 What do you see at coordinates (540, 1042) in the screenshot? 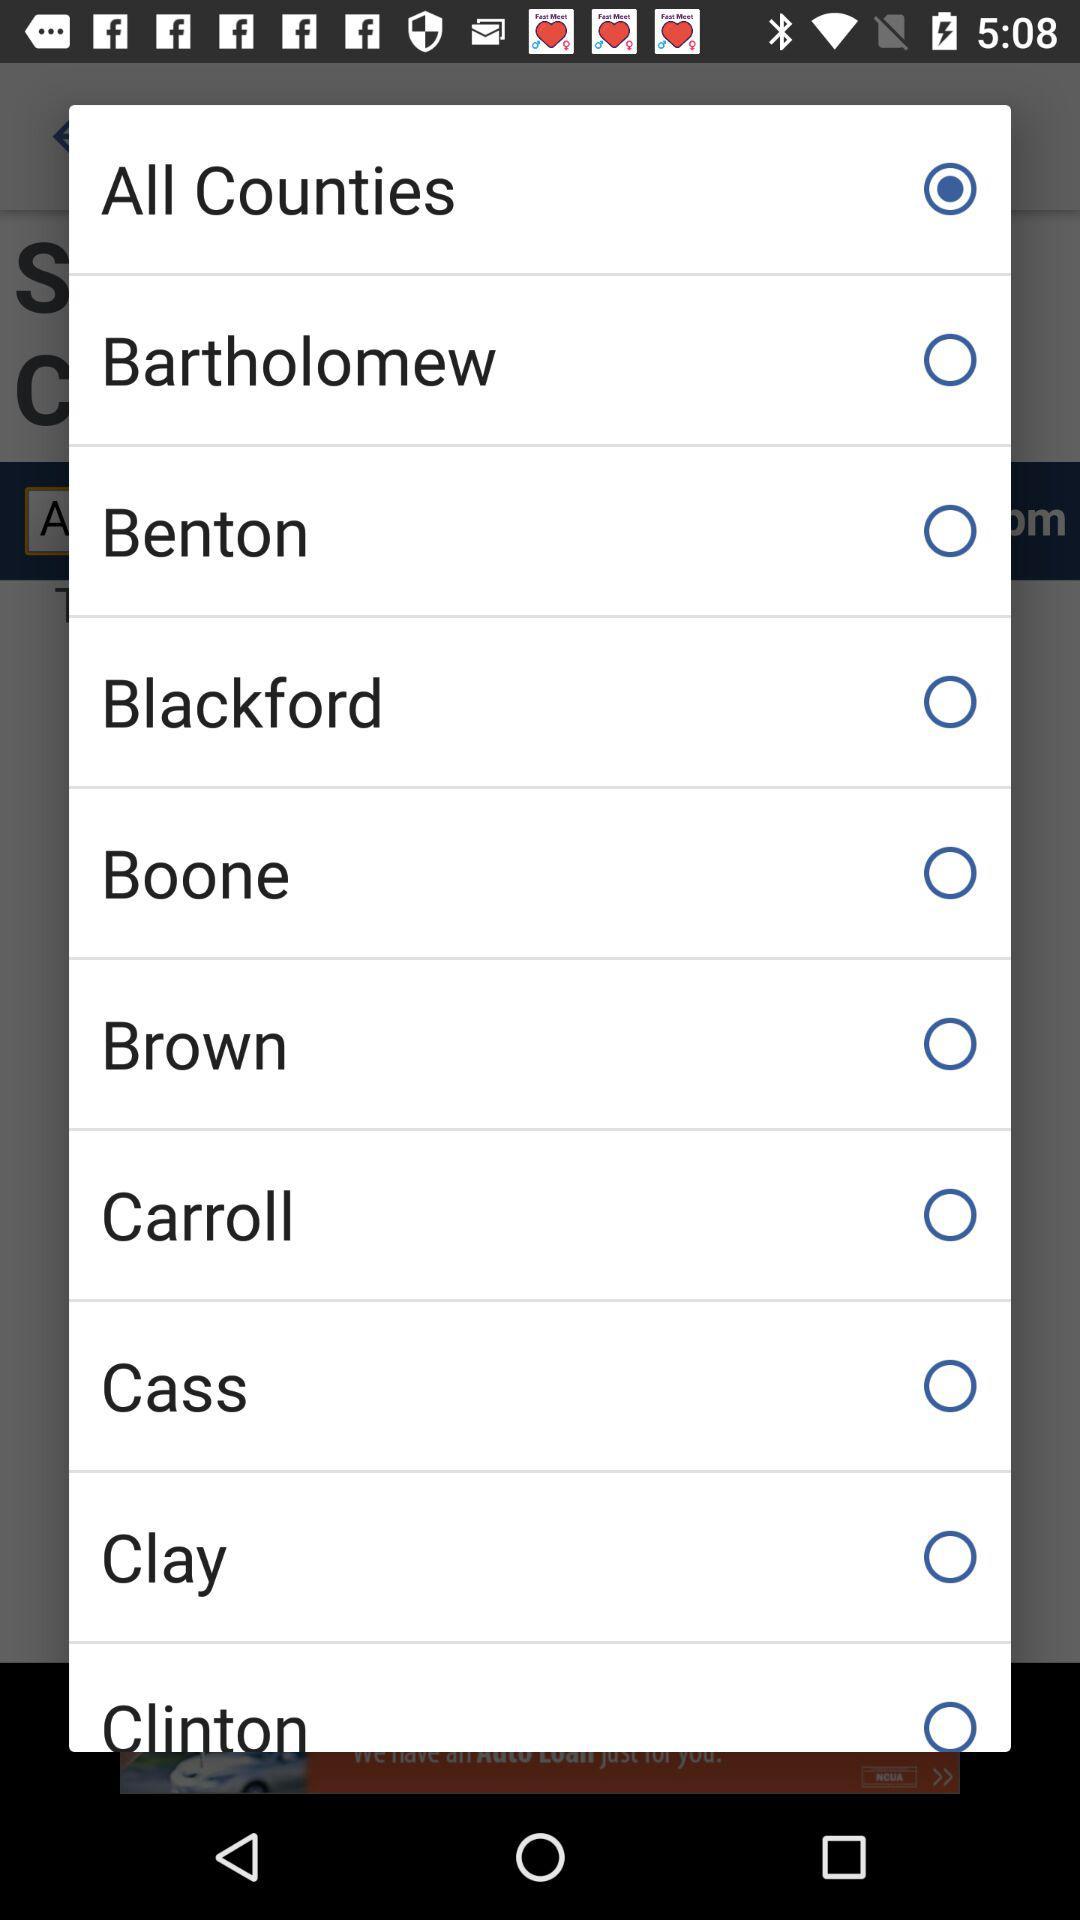
I see `item above the carroll icon` at bounding box center [540, 1042].